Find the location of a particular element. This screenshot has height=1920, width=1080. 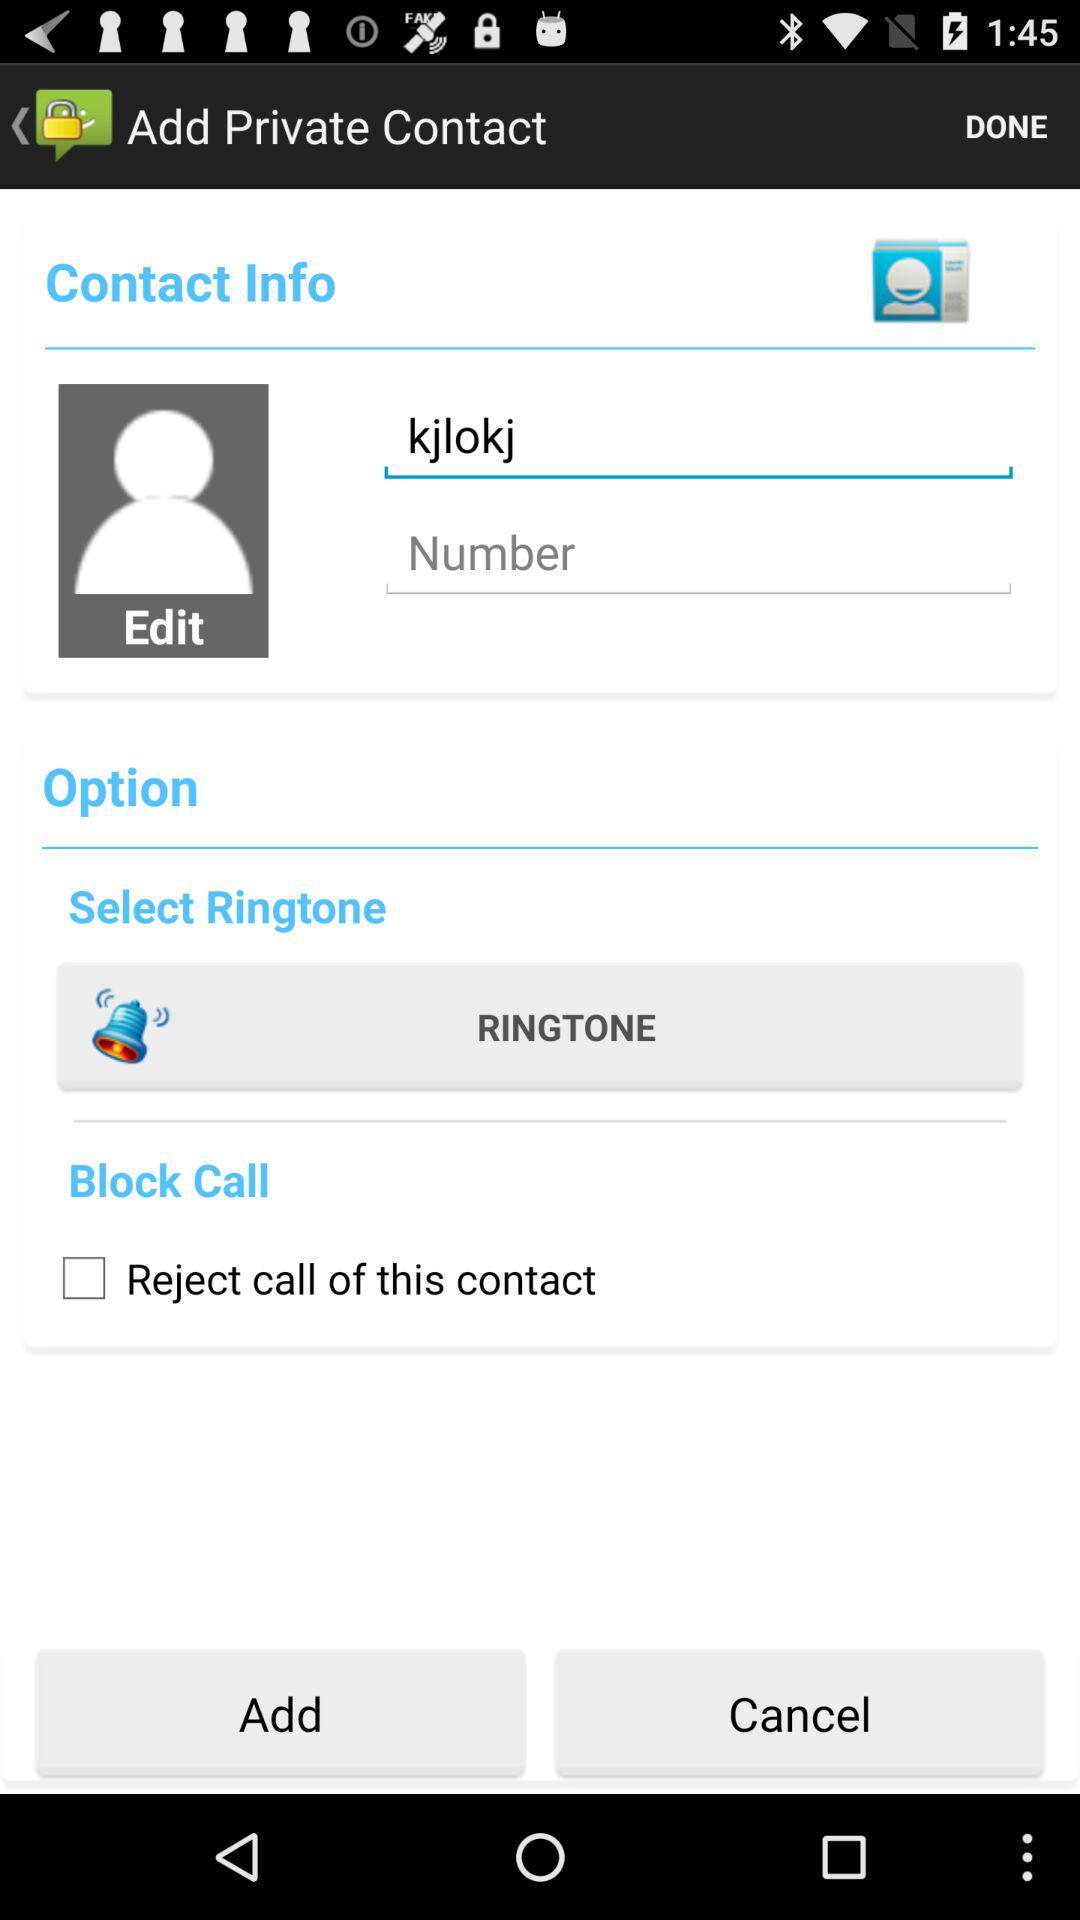

cancel is located at coordinates (798, 1713).